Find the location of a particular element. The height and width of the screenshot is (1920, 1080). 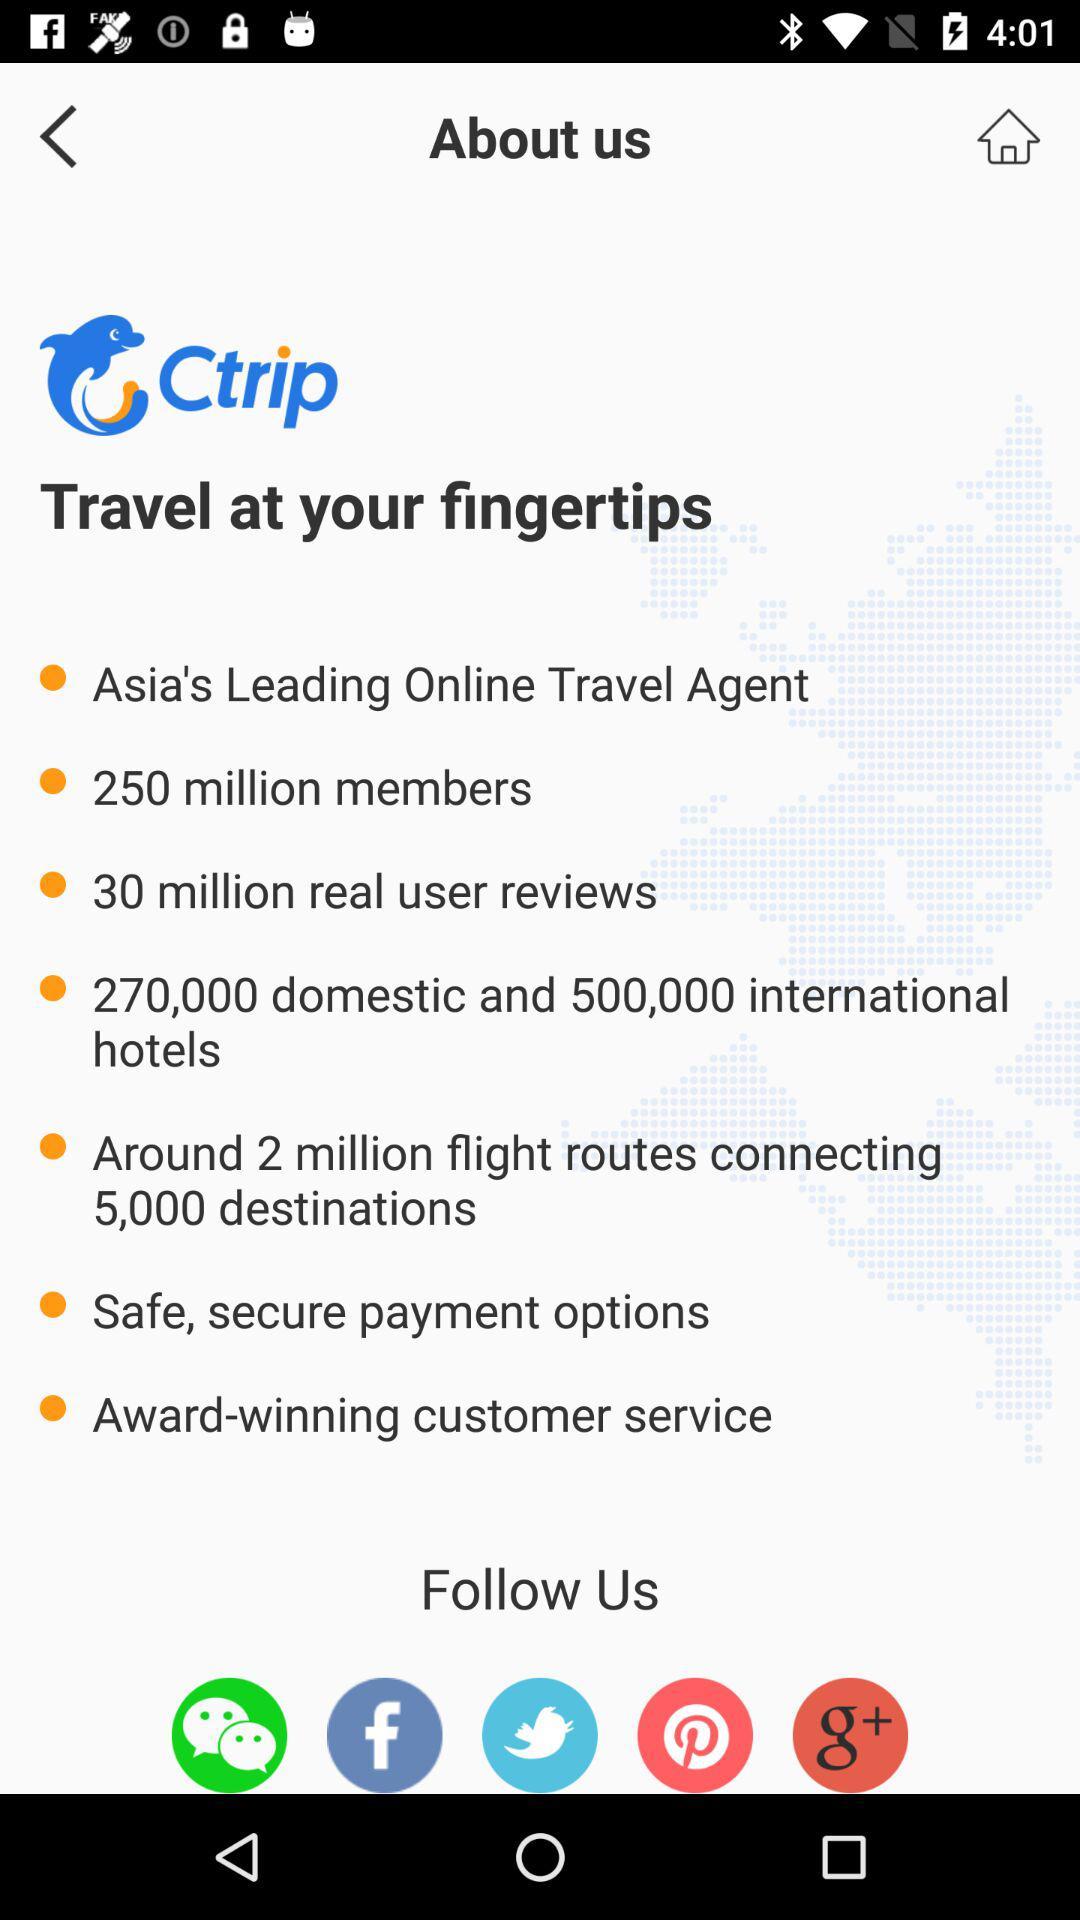

the item at the top right corner is located at coordinates (1008, 135).